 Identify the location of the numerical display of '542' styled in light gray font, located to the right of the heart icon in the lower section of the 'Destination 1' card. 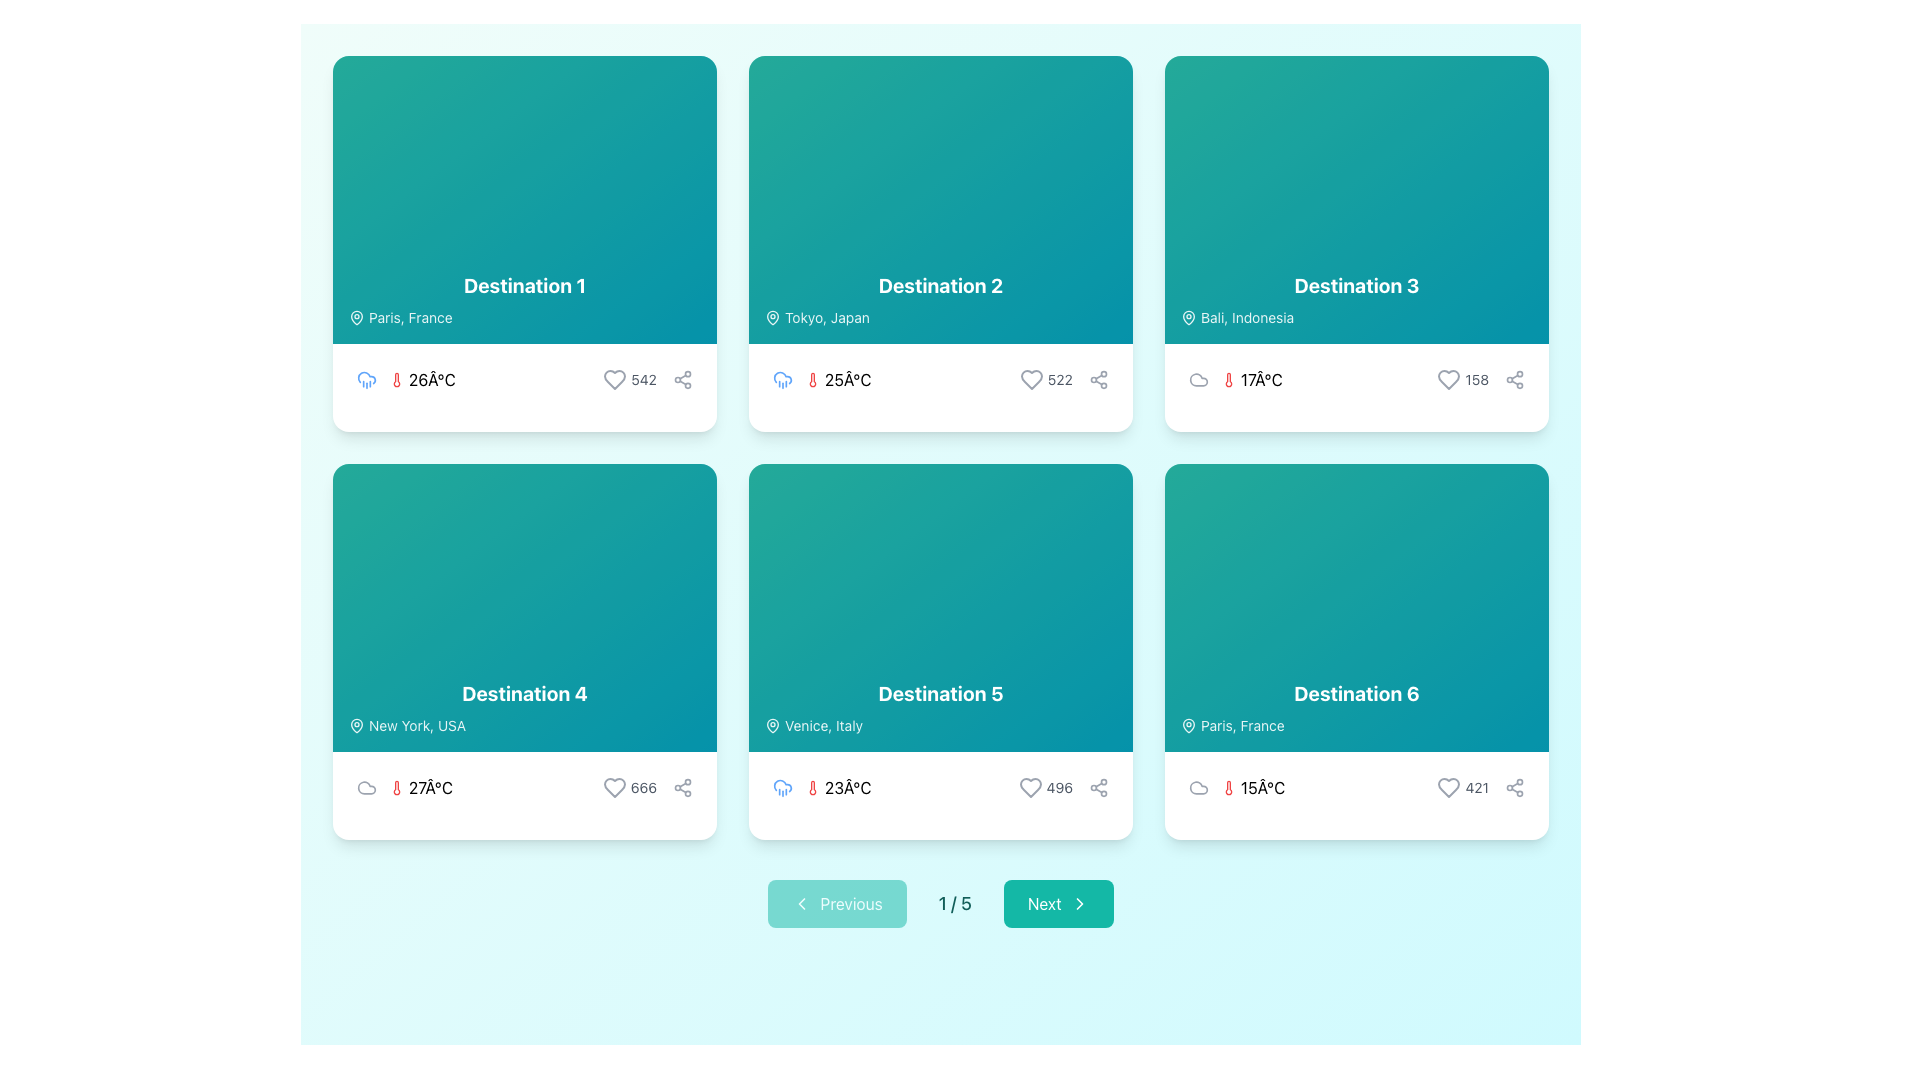
(648, 380).